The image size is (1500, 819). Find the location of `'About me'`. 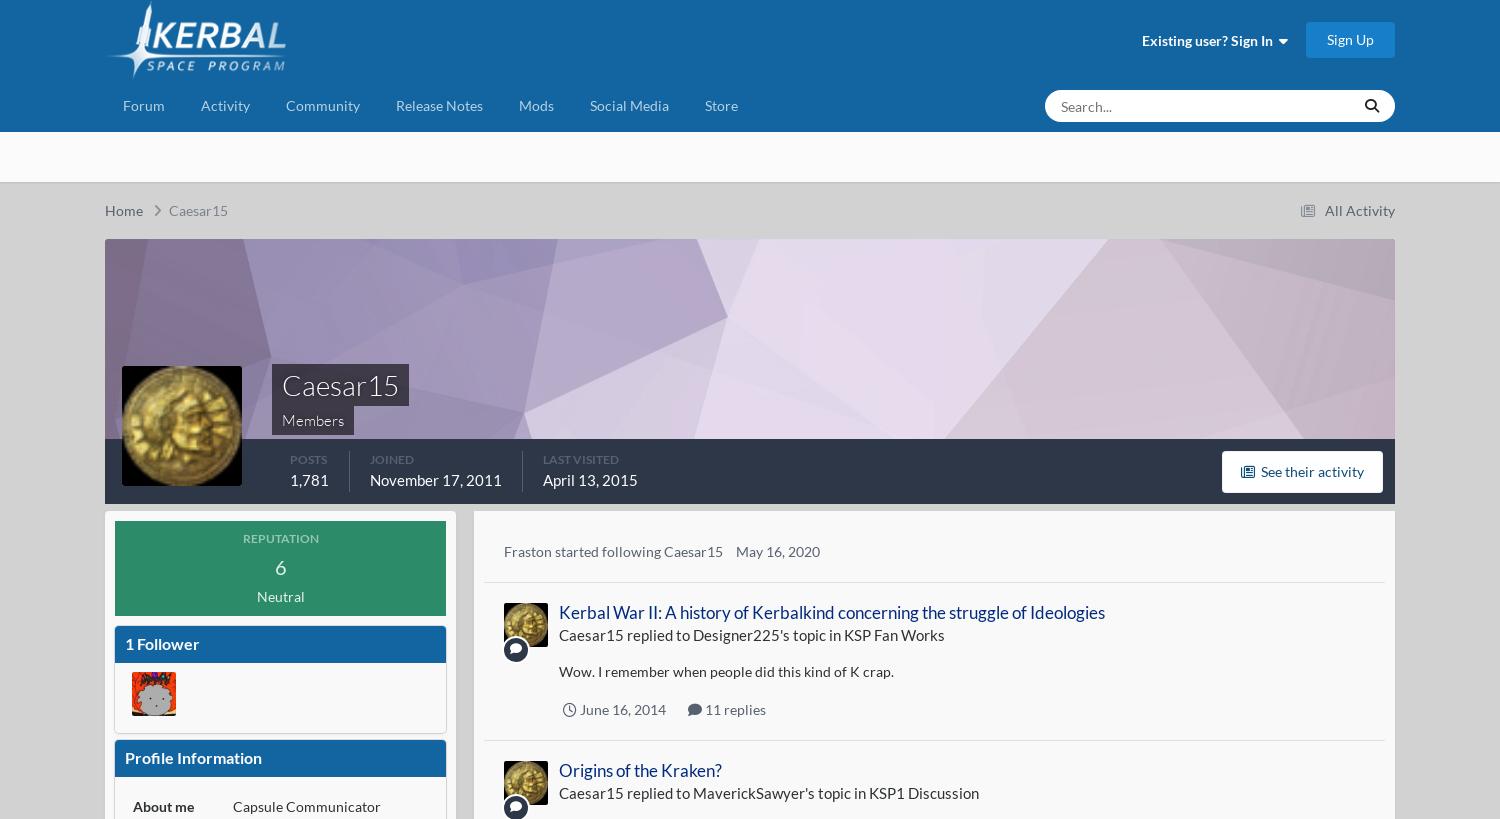

'About me' is located at coordinates (163, 806).